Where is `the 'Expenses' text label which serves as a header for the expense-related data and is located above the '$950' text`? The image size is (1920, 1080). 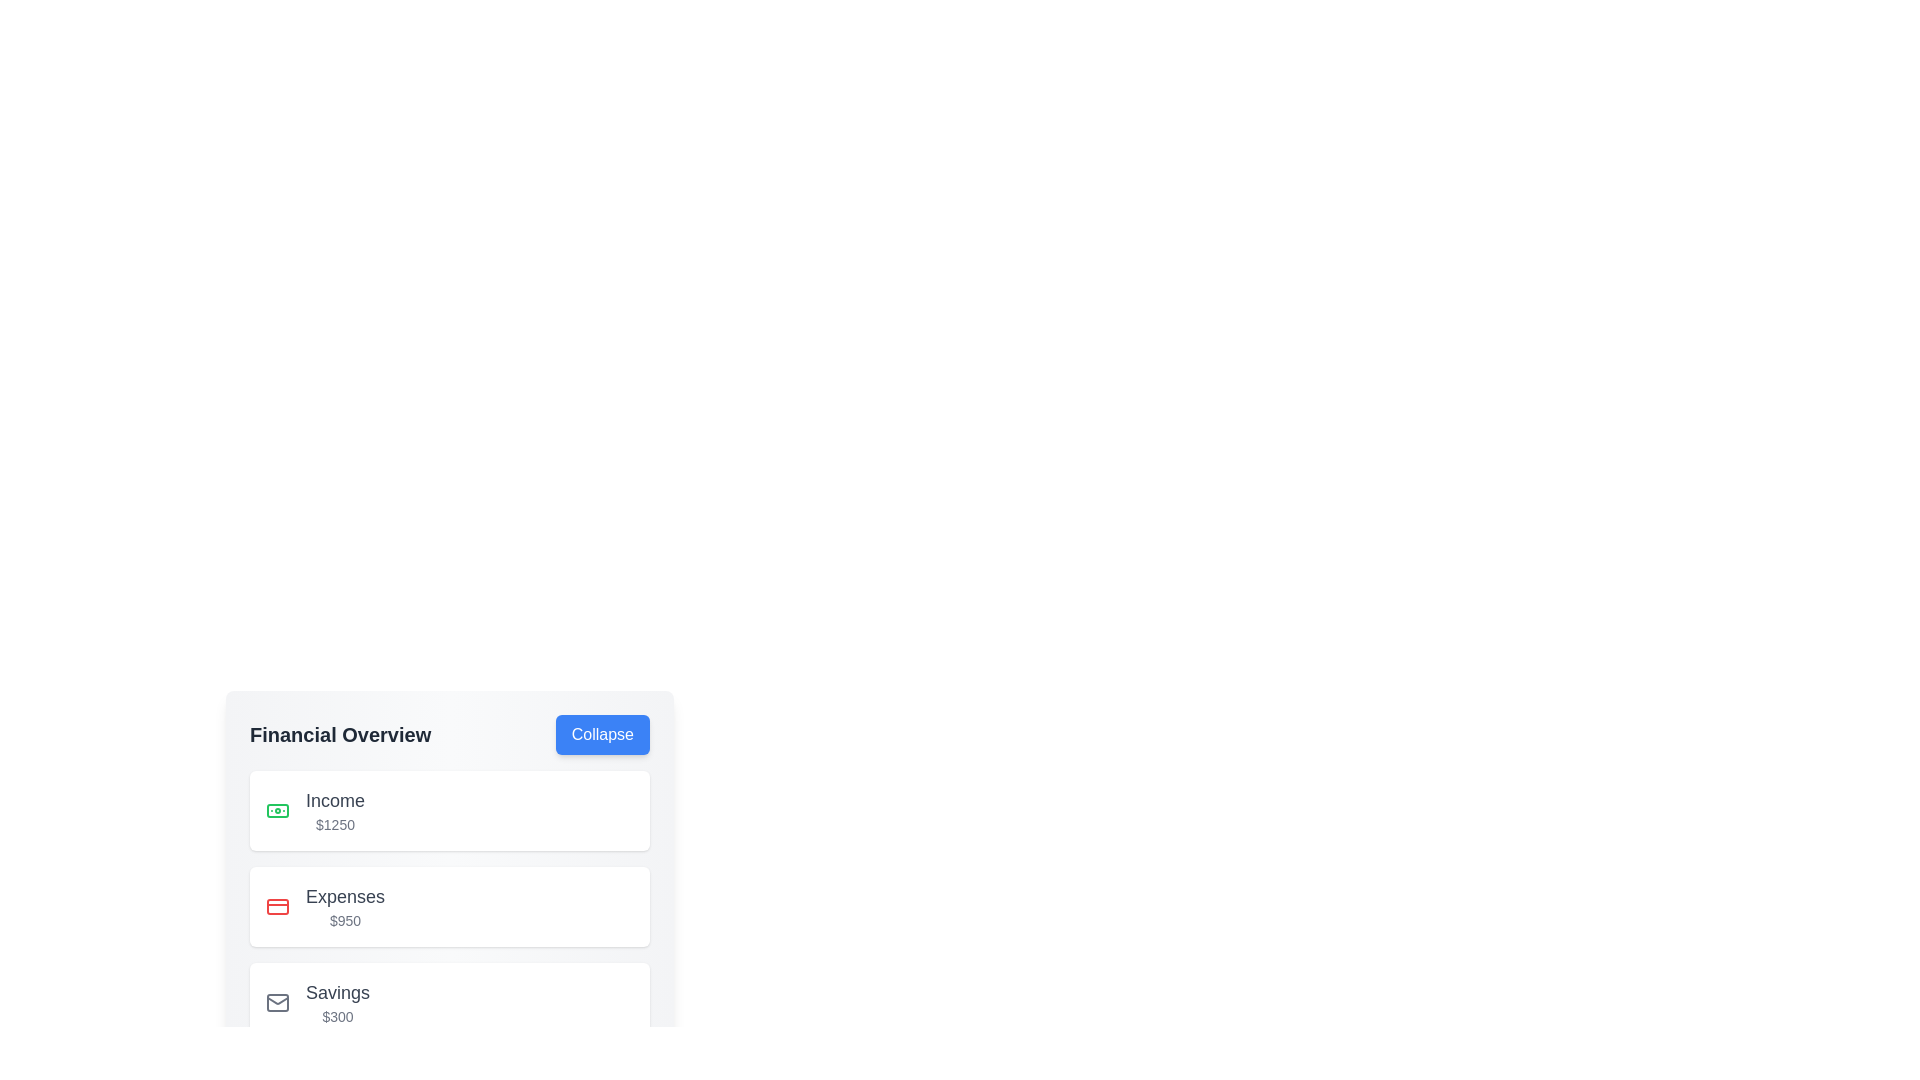 the 'Expenses' text label which serves as a header for the expense-related data and is located above the '$950' text is located at coordinates (345, 896).